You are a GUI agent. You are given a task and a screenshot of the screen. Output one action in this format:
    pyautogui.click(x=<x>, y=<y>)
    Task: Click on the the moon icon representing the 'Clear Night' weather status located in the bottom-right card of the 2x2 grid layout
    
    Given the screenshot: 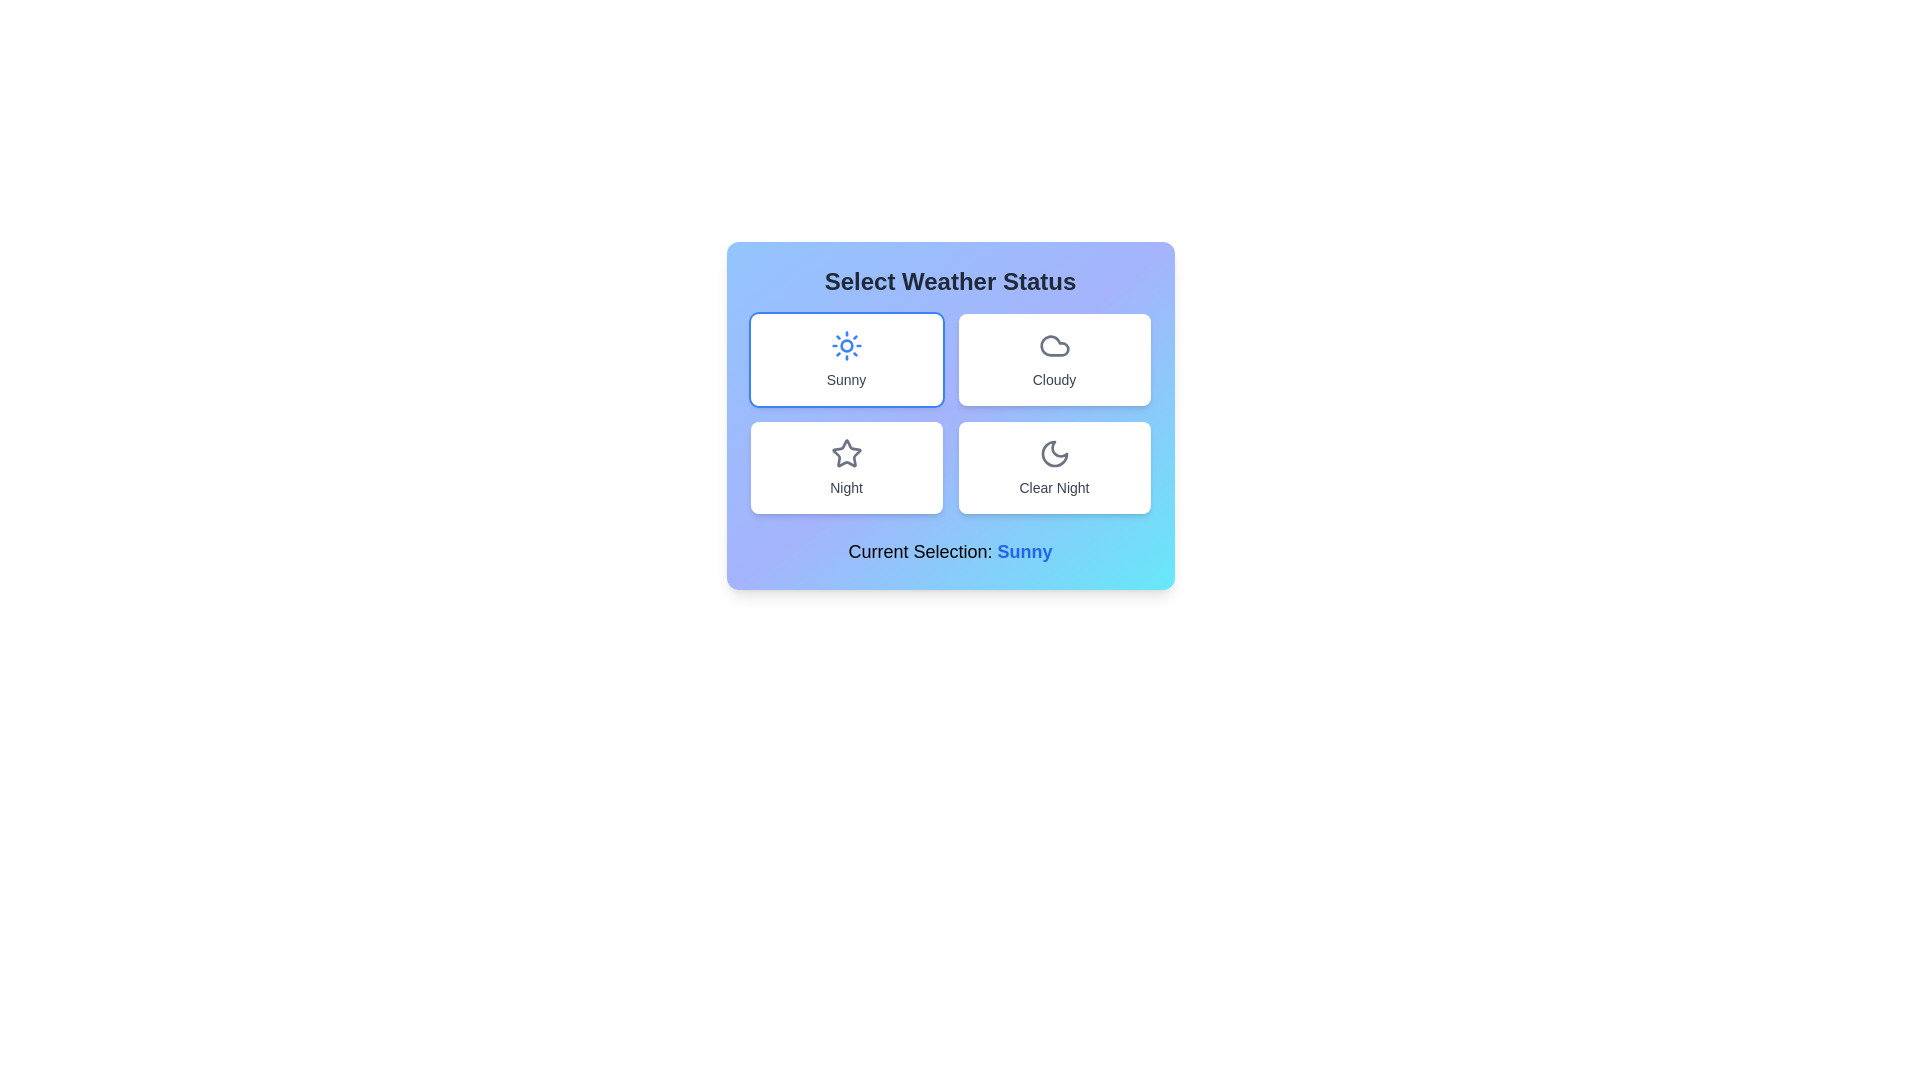 What is the action you would take?
    pyautogui.click(x=1053, y=454)
    